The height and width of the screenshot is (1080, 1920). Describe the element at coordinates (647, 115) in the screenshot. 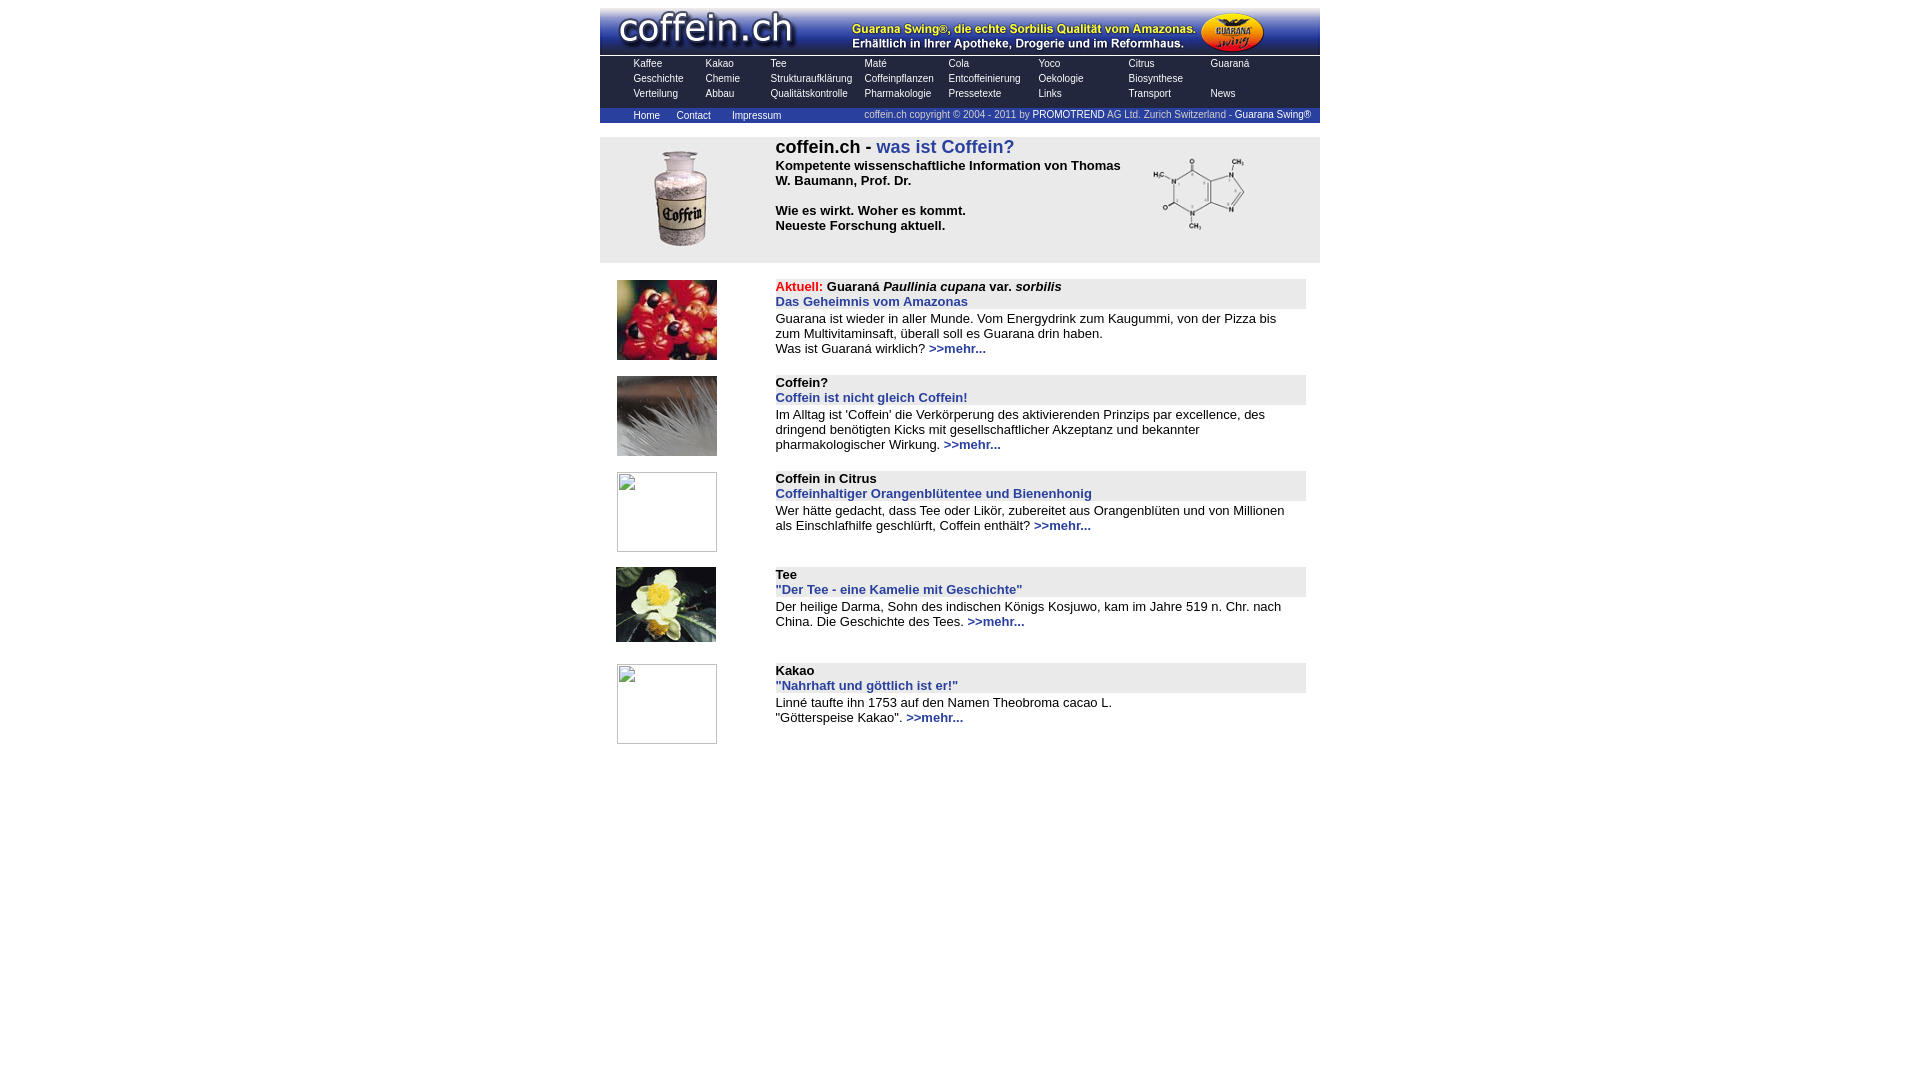

I see `'Home'` at that location.